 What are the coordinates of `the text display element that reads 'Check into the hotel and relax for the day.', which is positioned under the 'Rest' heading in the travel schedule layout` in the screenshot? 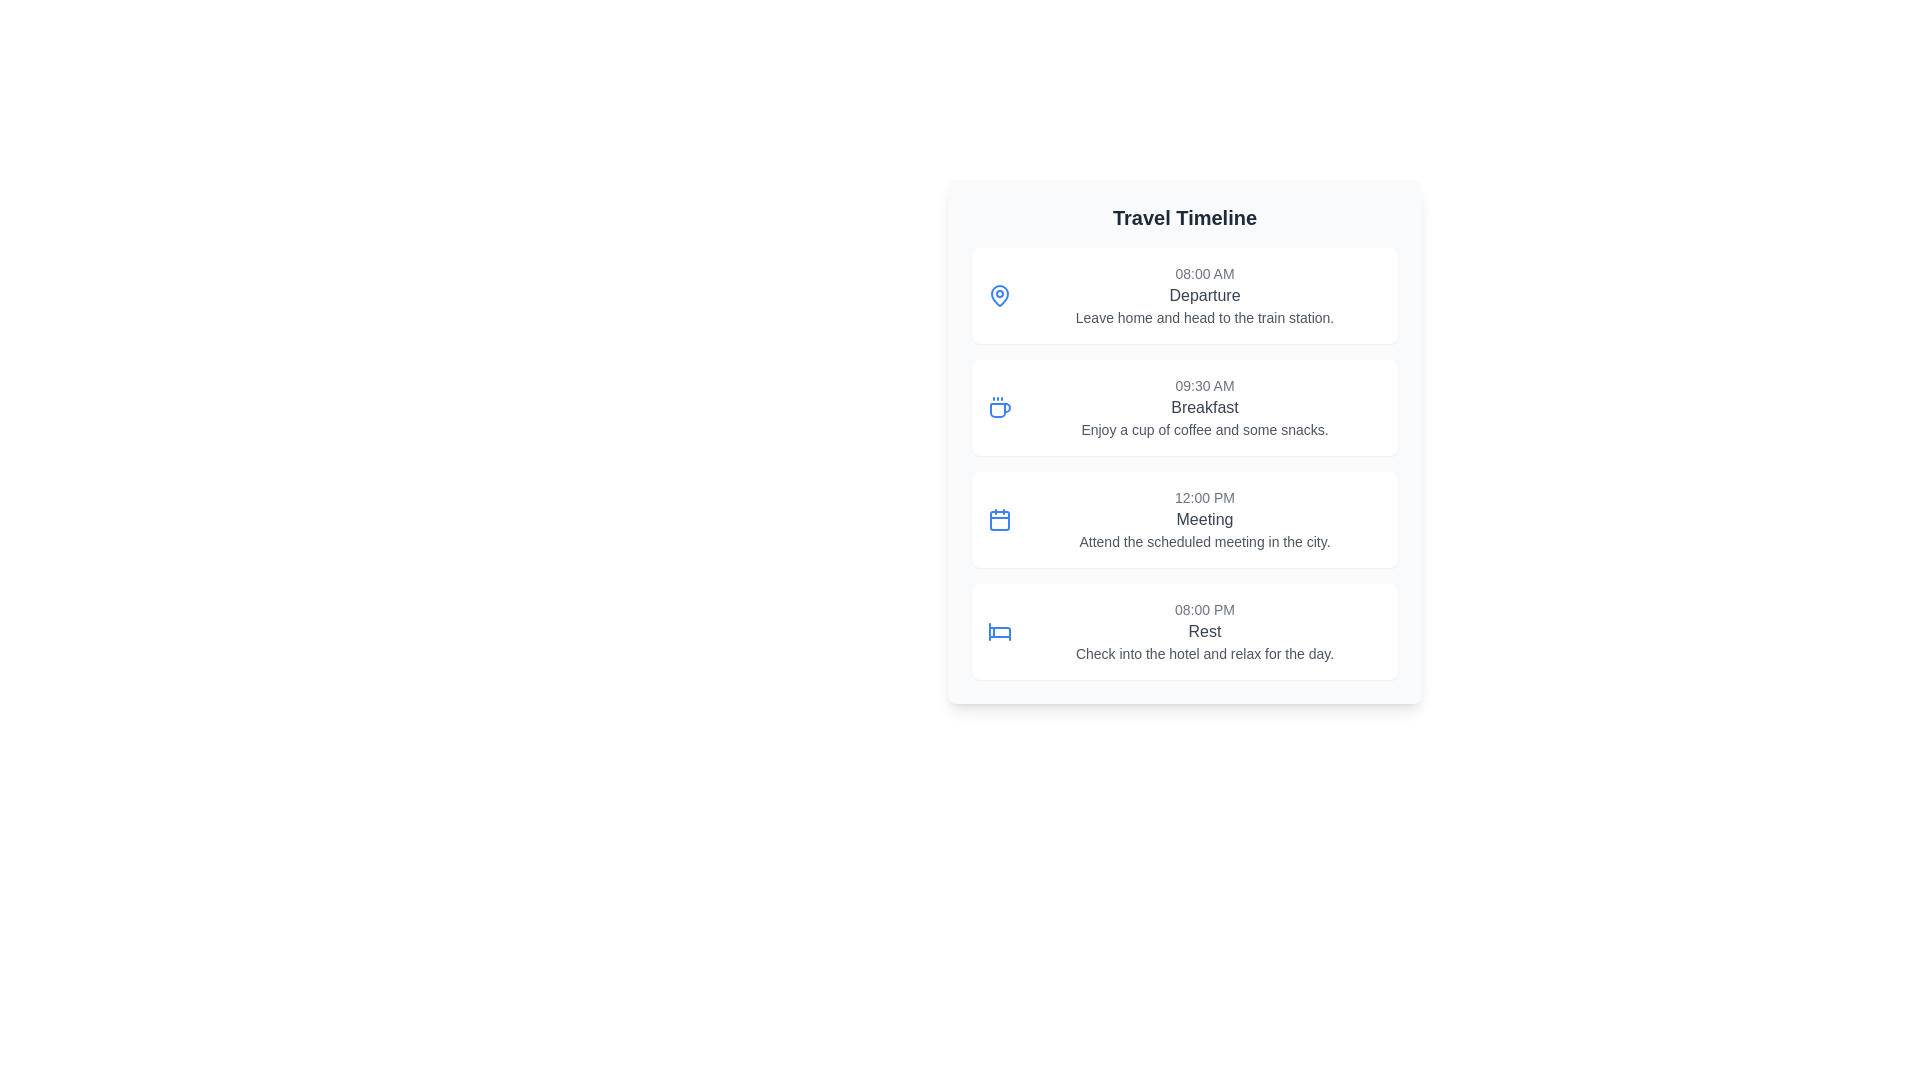 It's located at (1203, 654).